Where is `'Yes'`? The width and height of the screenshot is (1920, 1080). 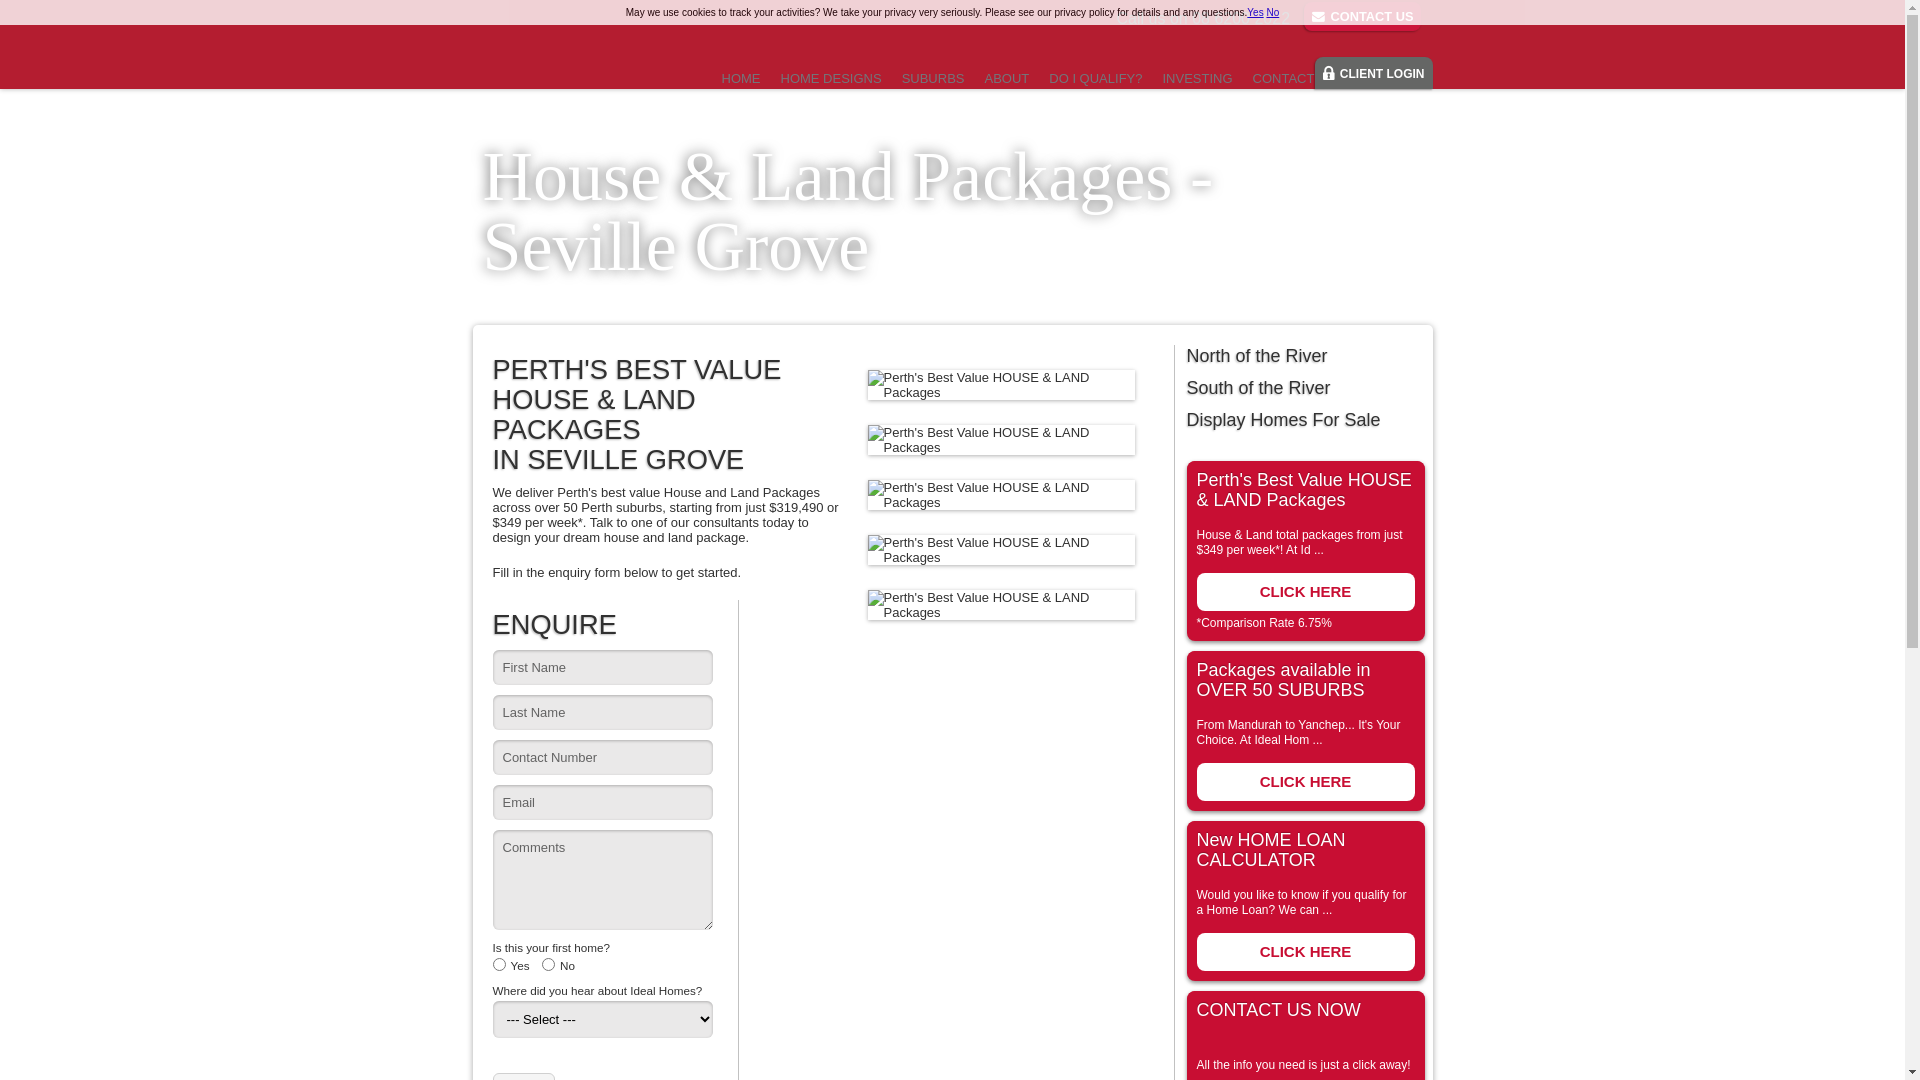 'Yes' is located at coordinates (1253, 12).